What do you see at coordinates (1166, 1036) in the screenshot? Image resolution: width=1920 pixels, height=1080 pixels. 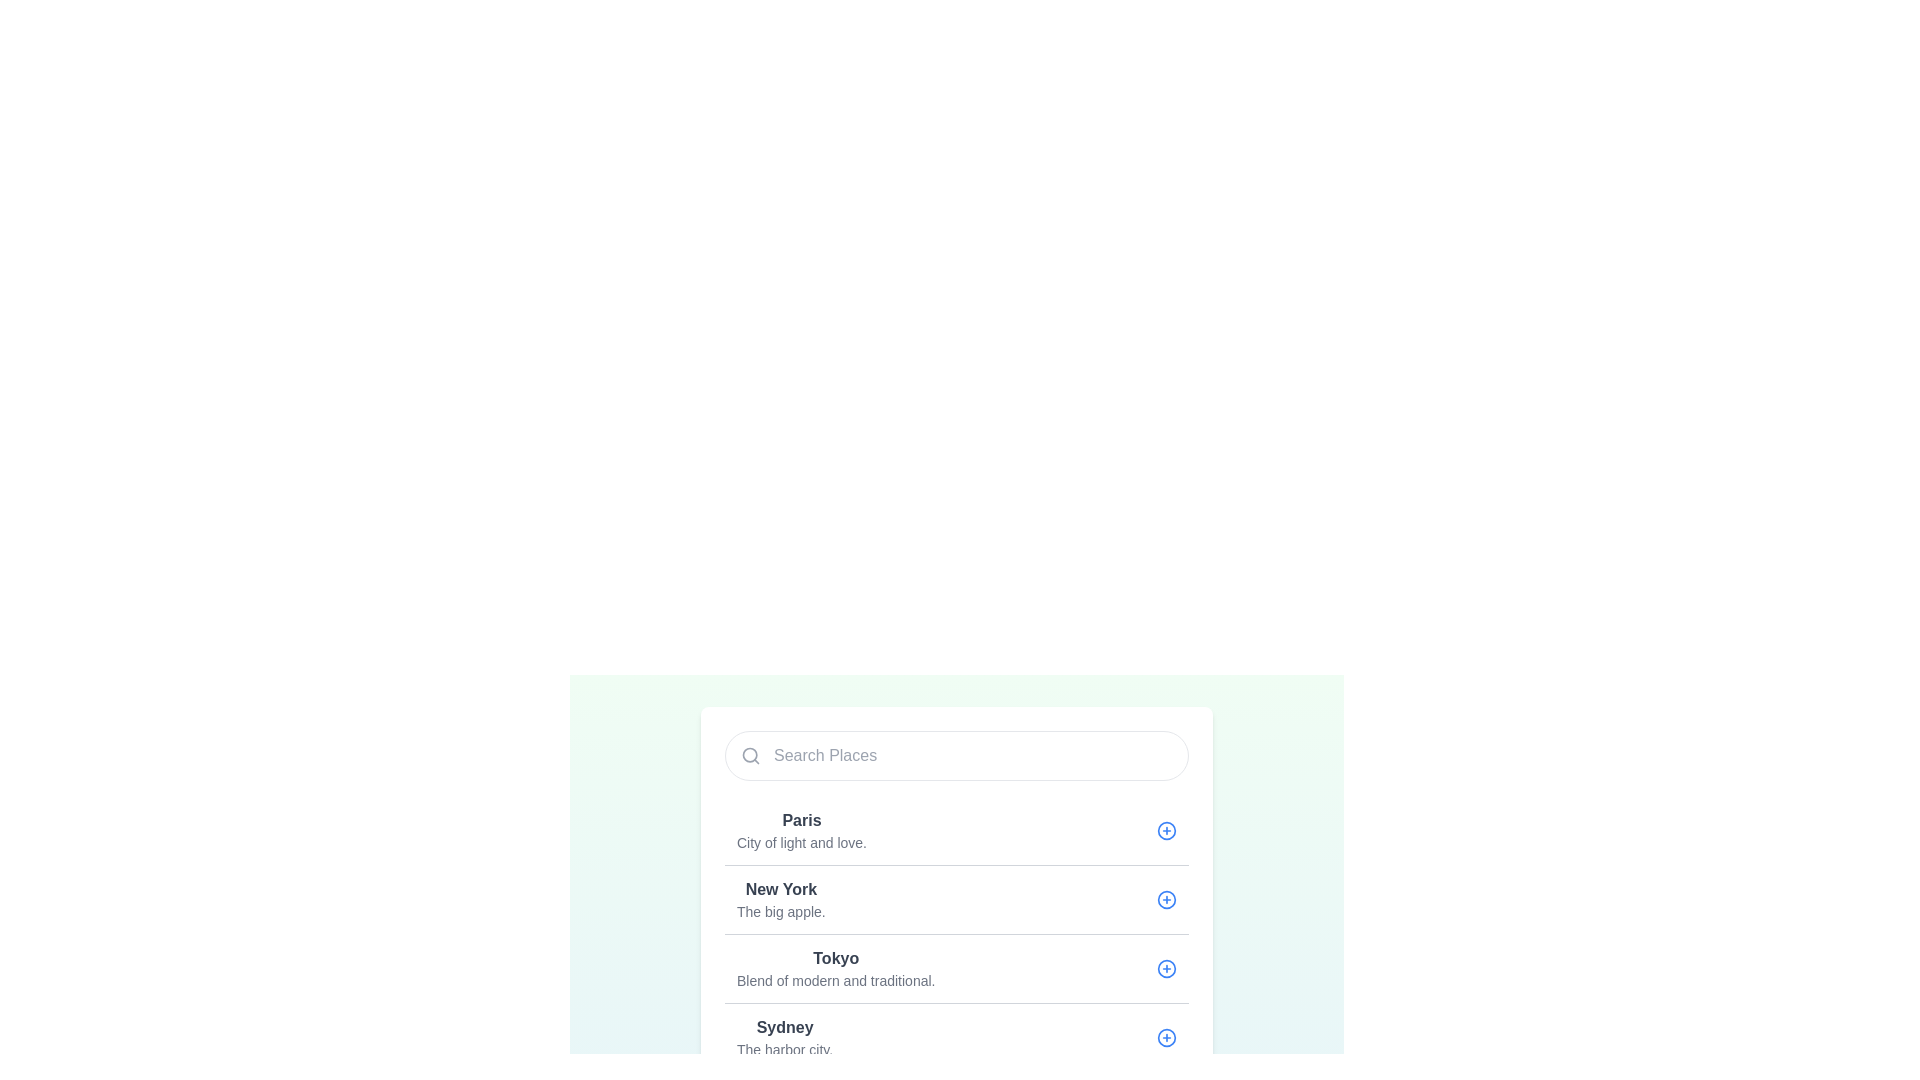 I see `the outer circular component of the '+' icon associated with the listing for 'Sydney' at the bottom of the visible list area` at bounding box center [1166, 1036].